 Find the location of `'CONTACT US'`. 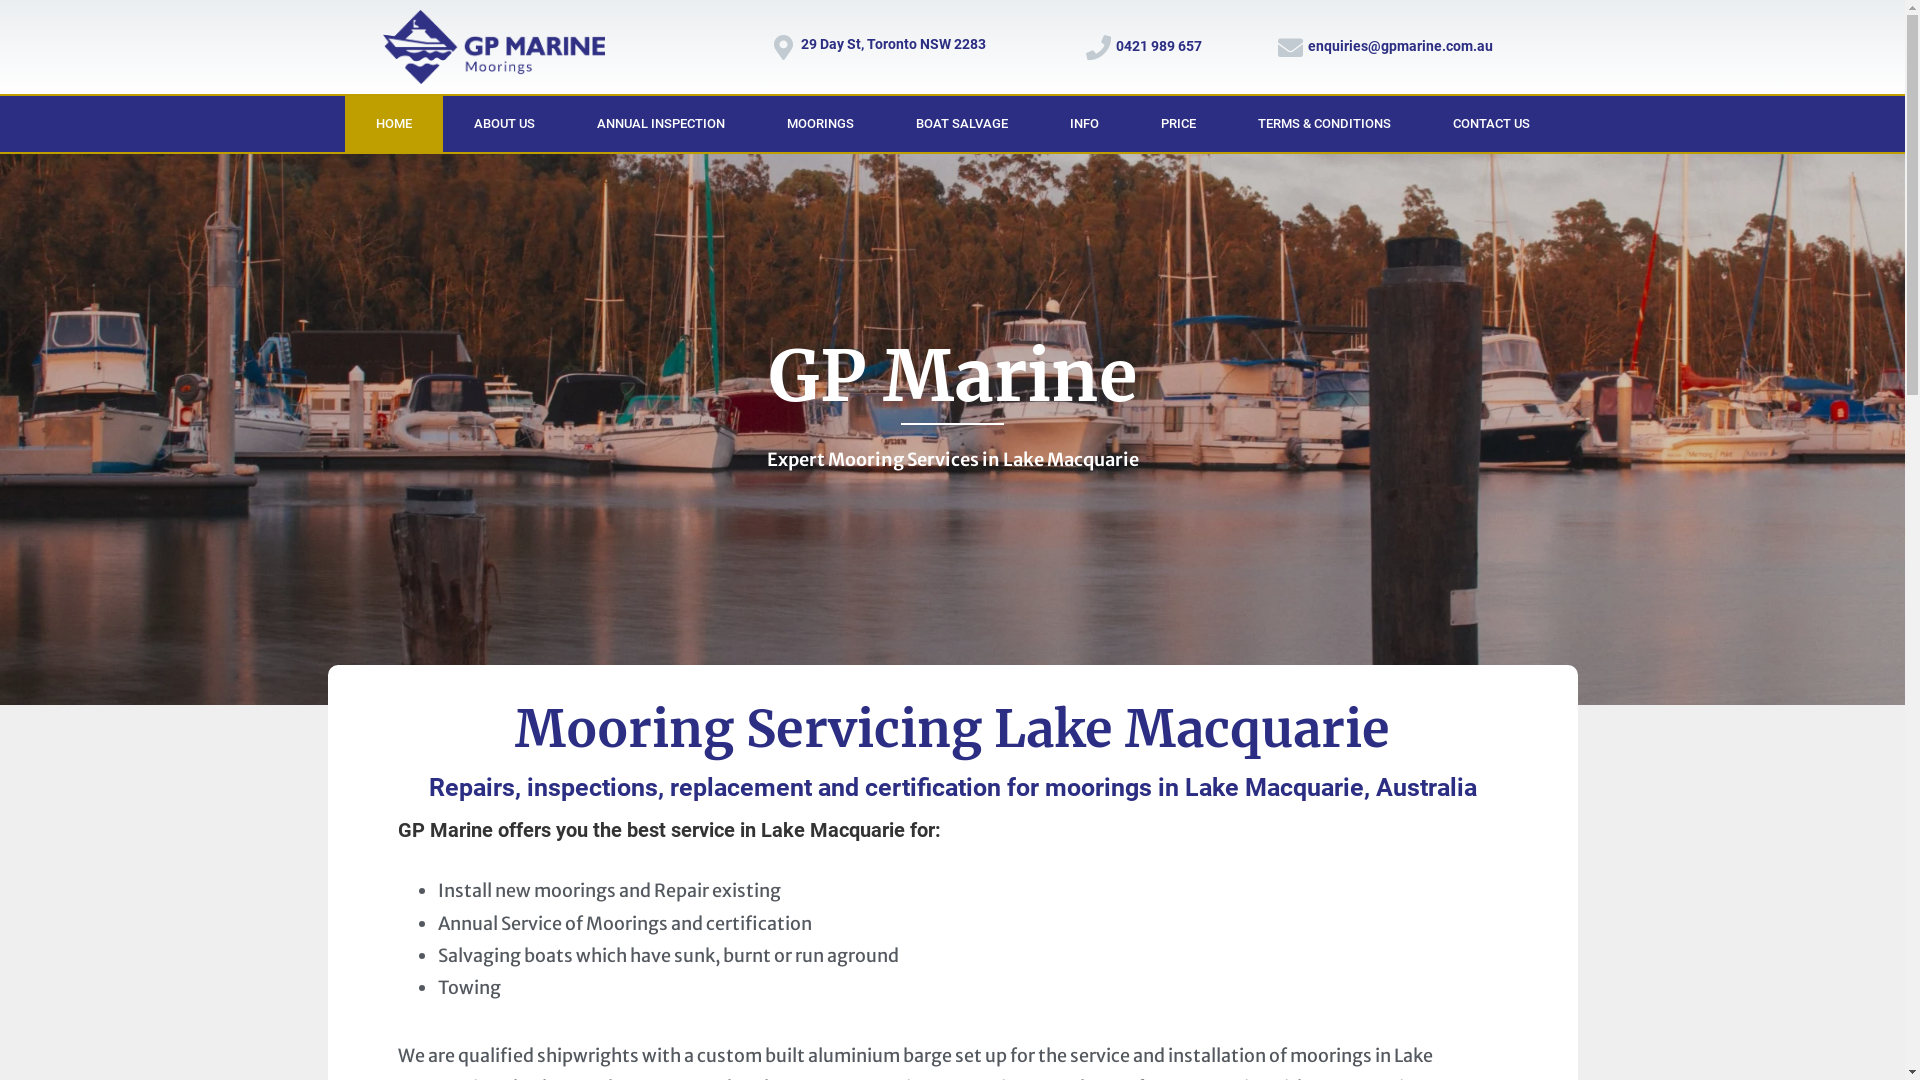

'CONTACT US' is located at coordinates (1491, 123).